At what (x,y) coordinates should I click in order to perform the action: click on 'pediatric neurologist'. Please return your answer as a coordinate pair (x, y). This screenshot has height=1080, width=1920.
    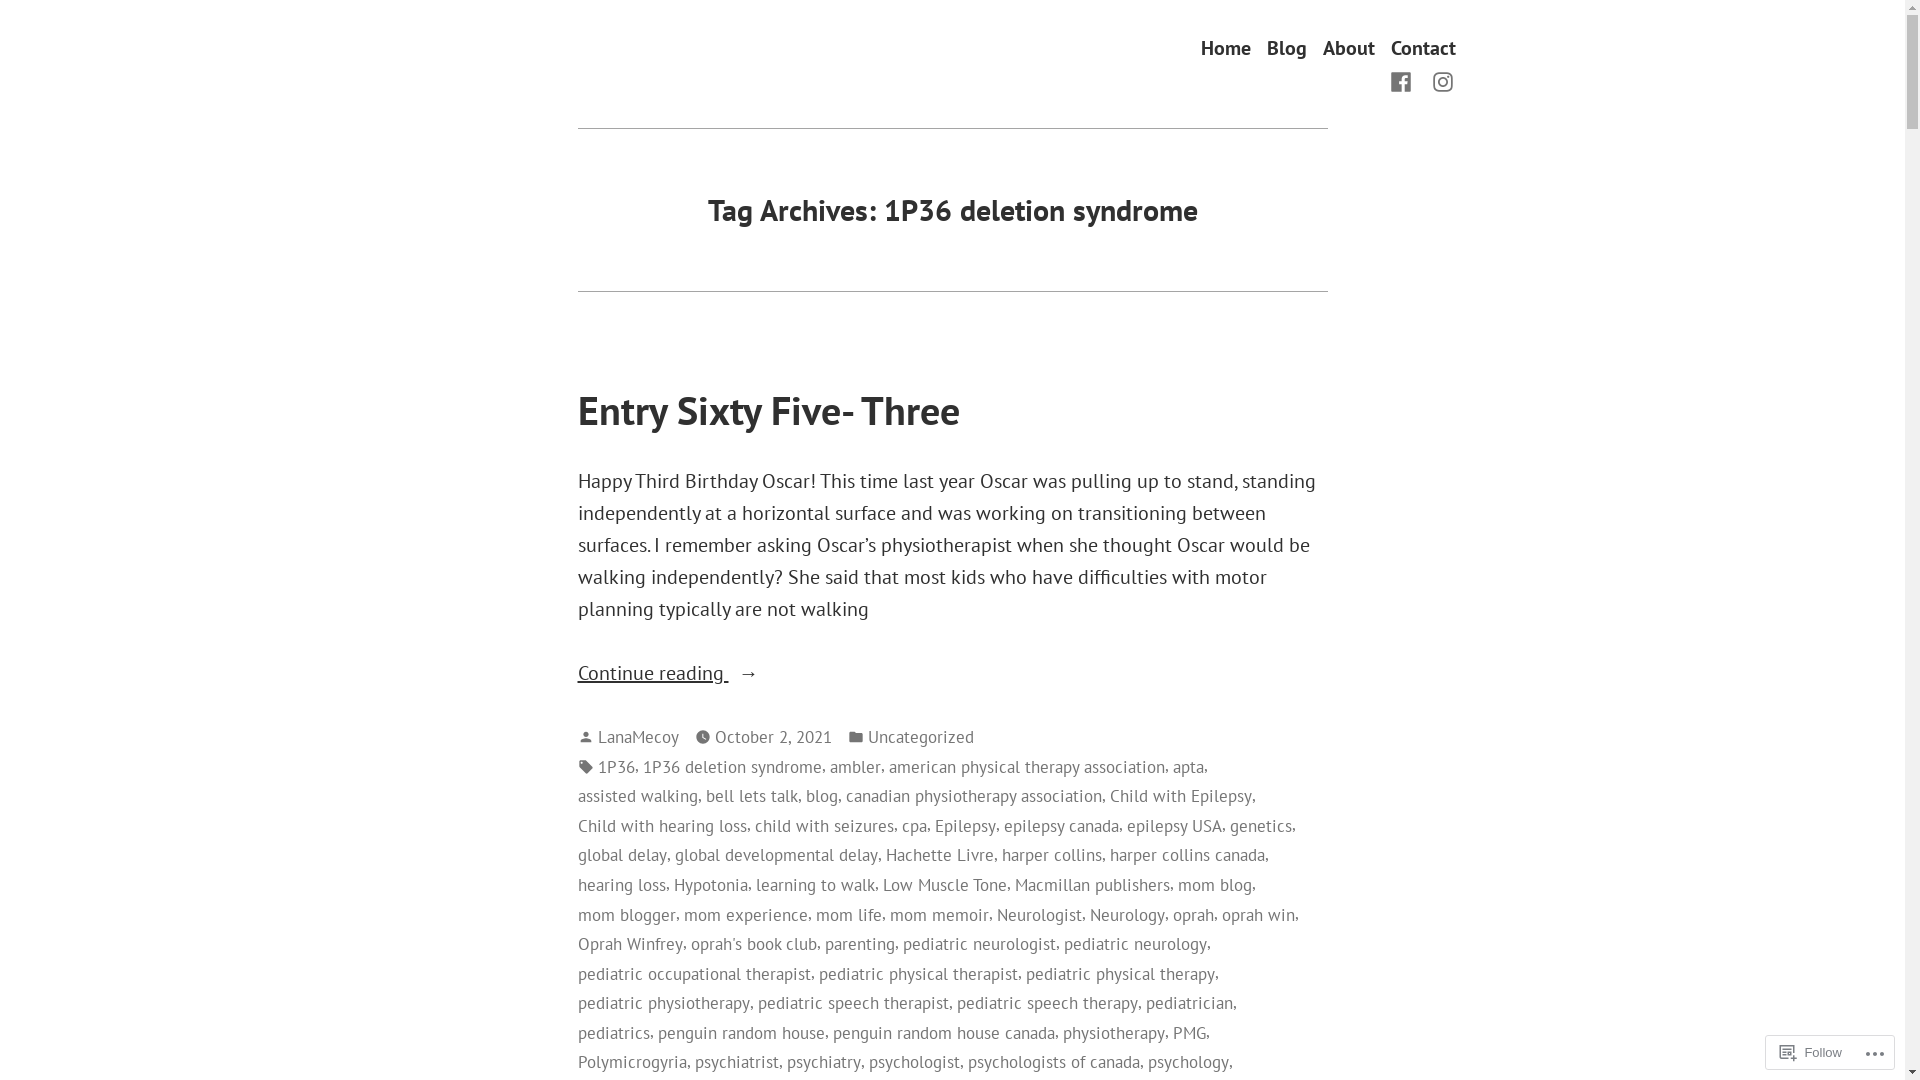
    Looking at the image, I should click on (978, 944).